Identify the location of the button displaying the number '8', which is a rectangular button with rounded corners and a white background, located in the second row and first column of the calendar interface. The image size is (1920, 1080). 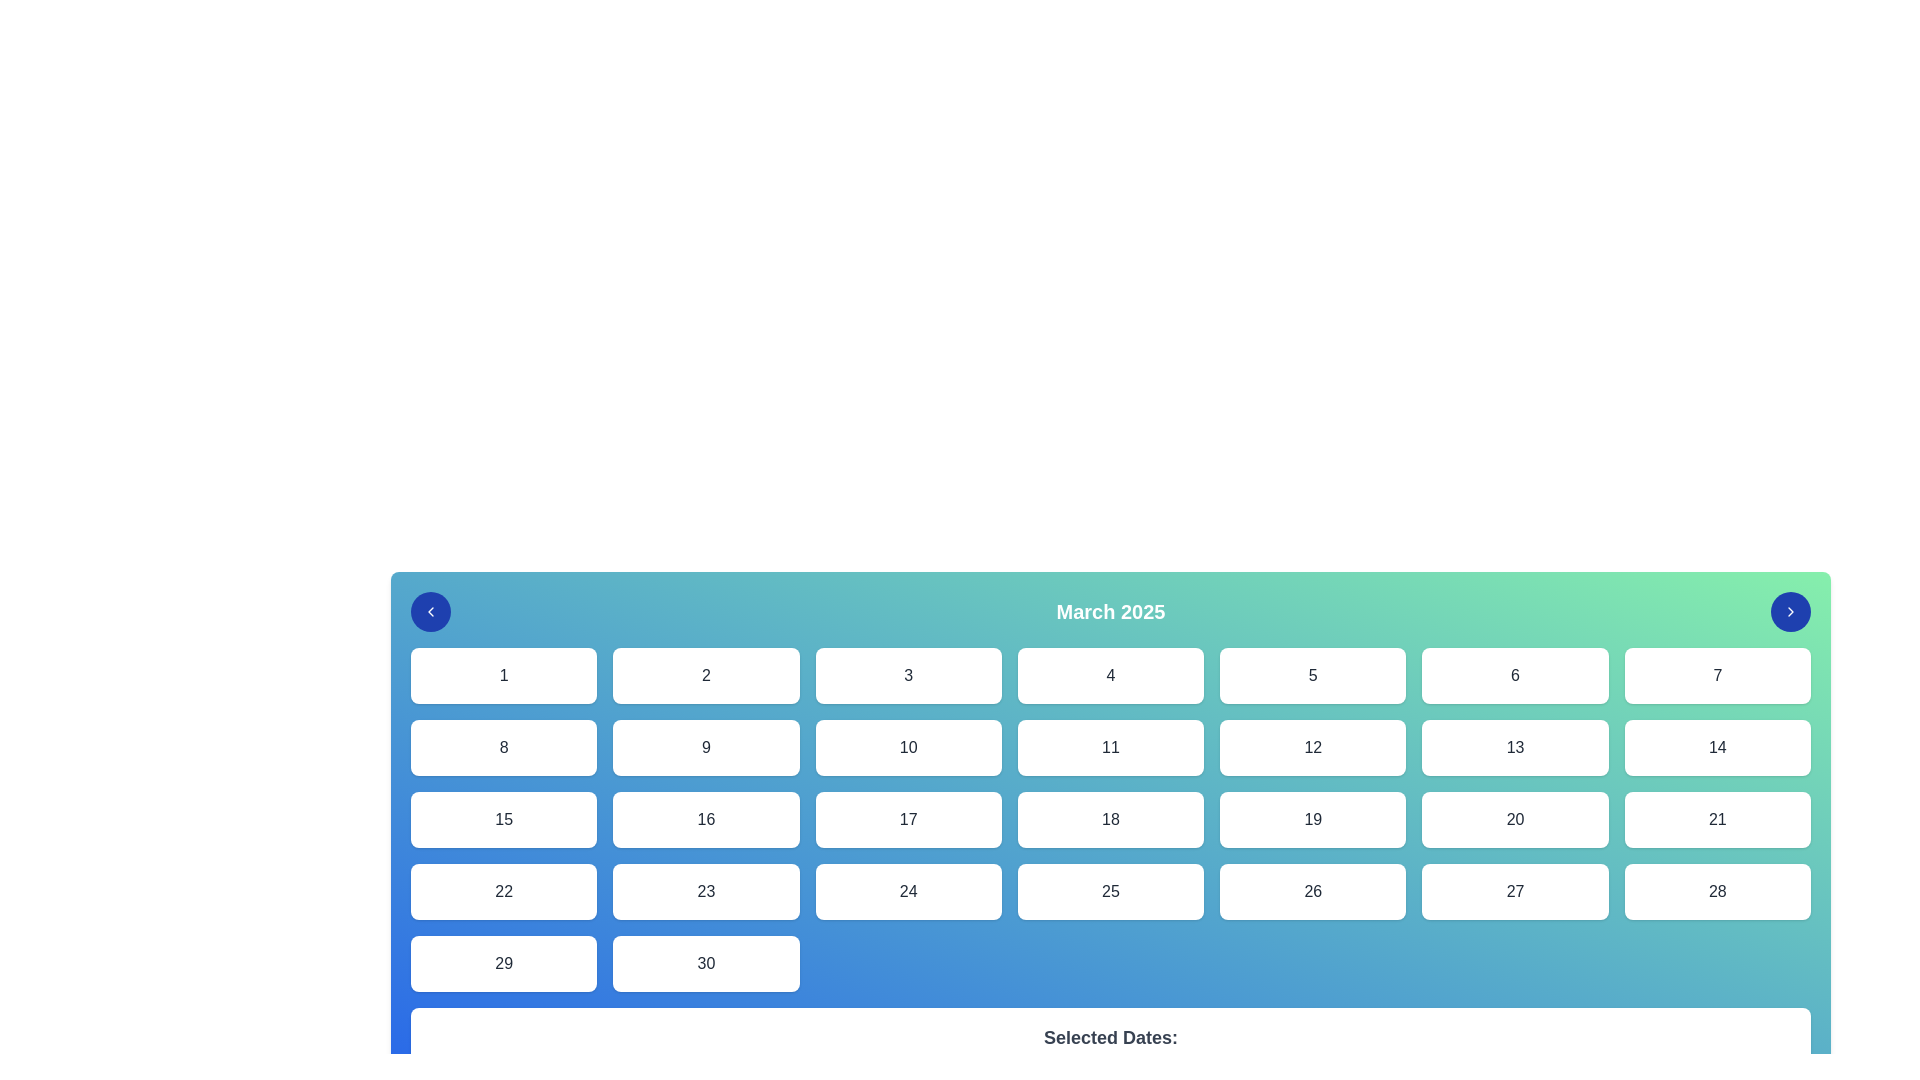
(504, 748).